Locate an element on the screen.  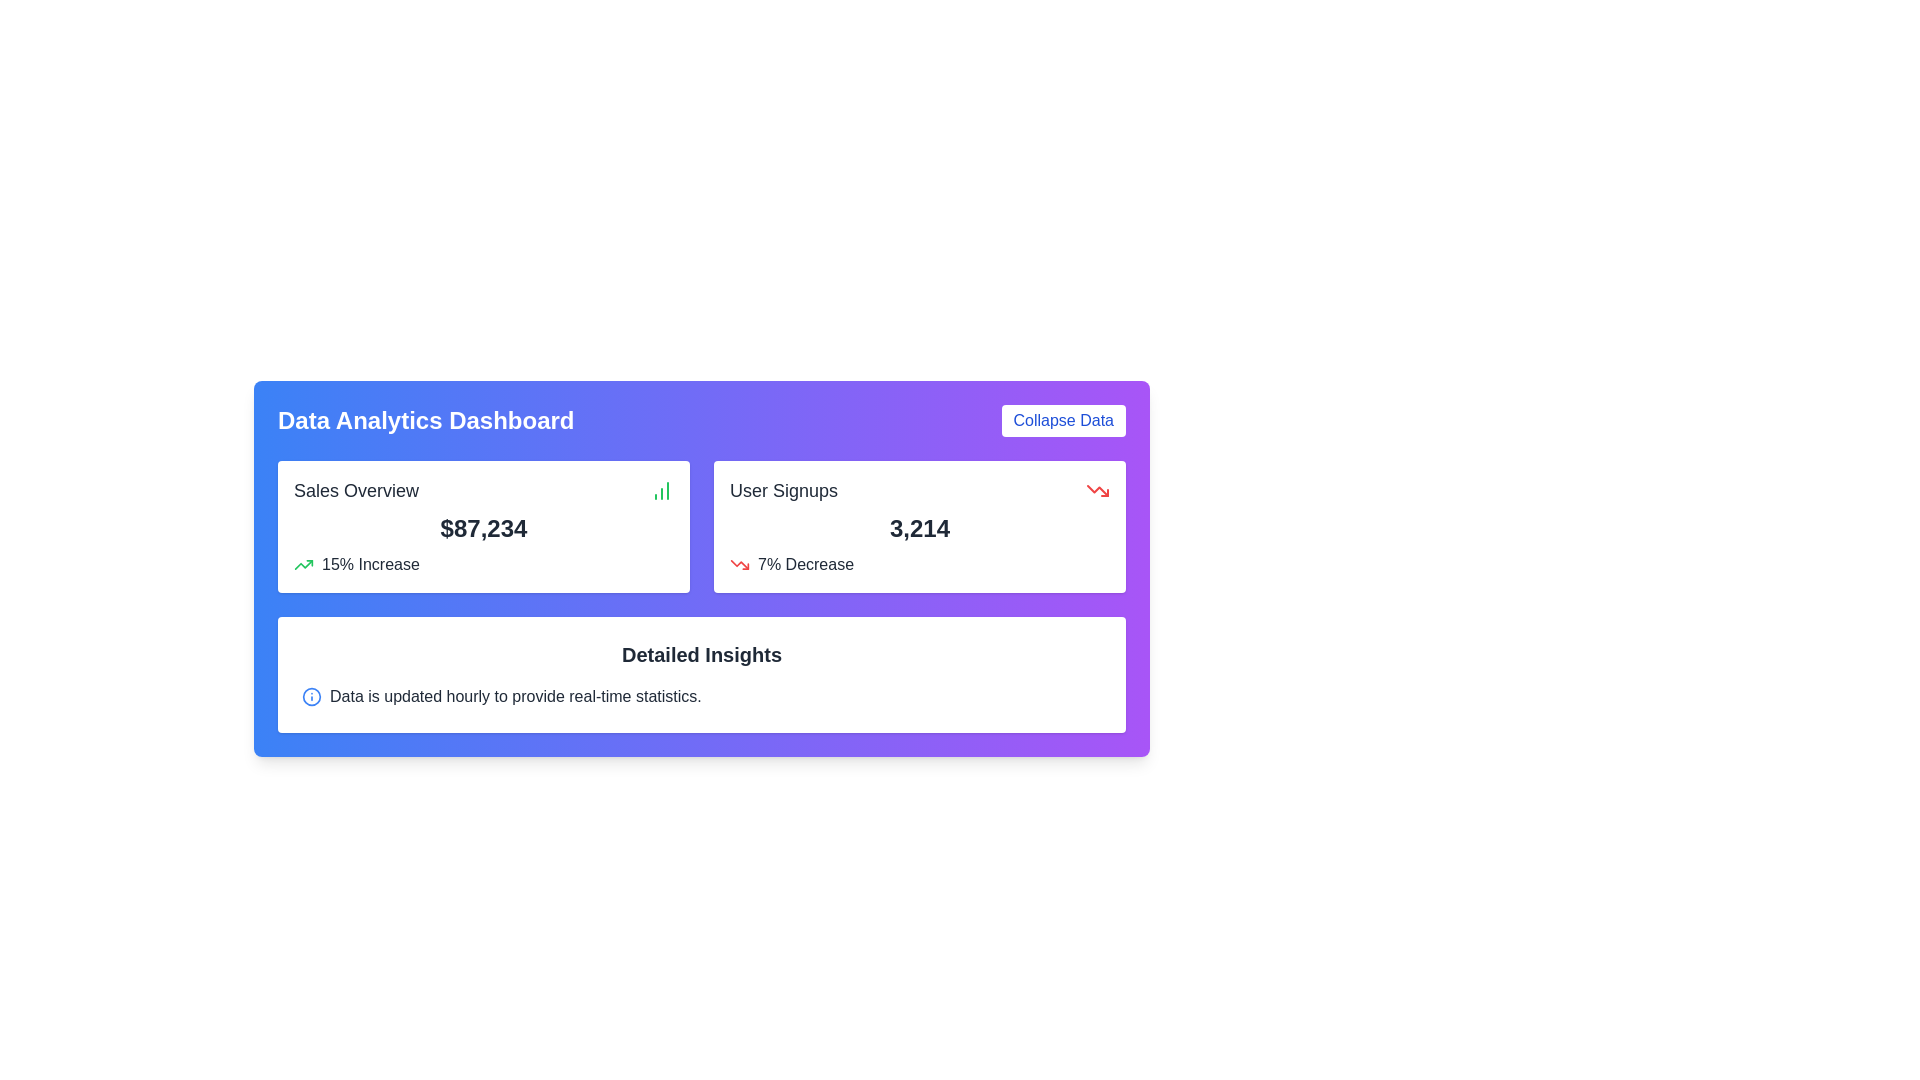
information from the Informational card located at the bottom center of the dashboard, which indicates that data is updated hourly for real-time statistics is located at coordinates (701, 675).